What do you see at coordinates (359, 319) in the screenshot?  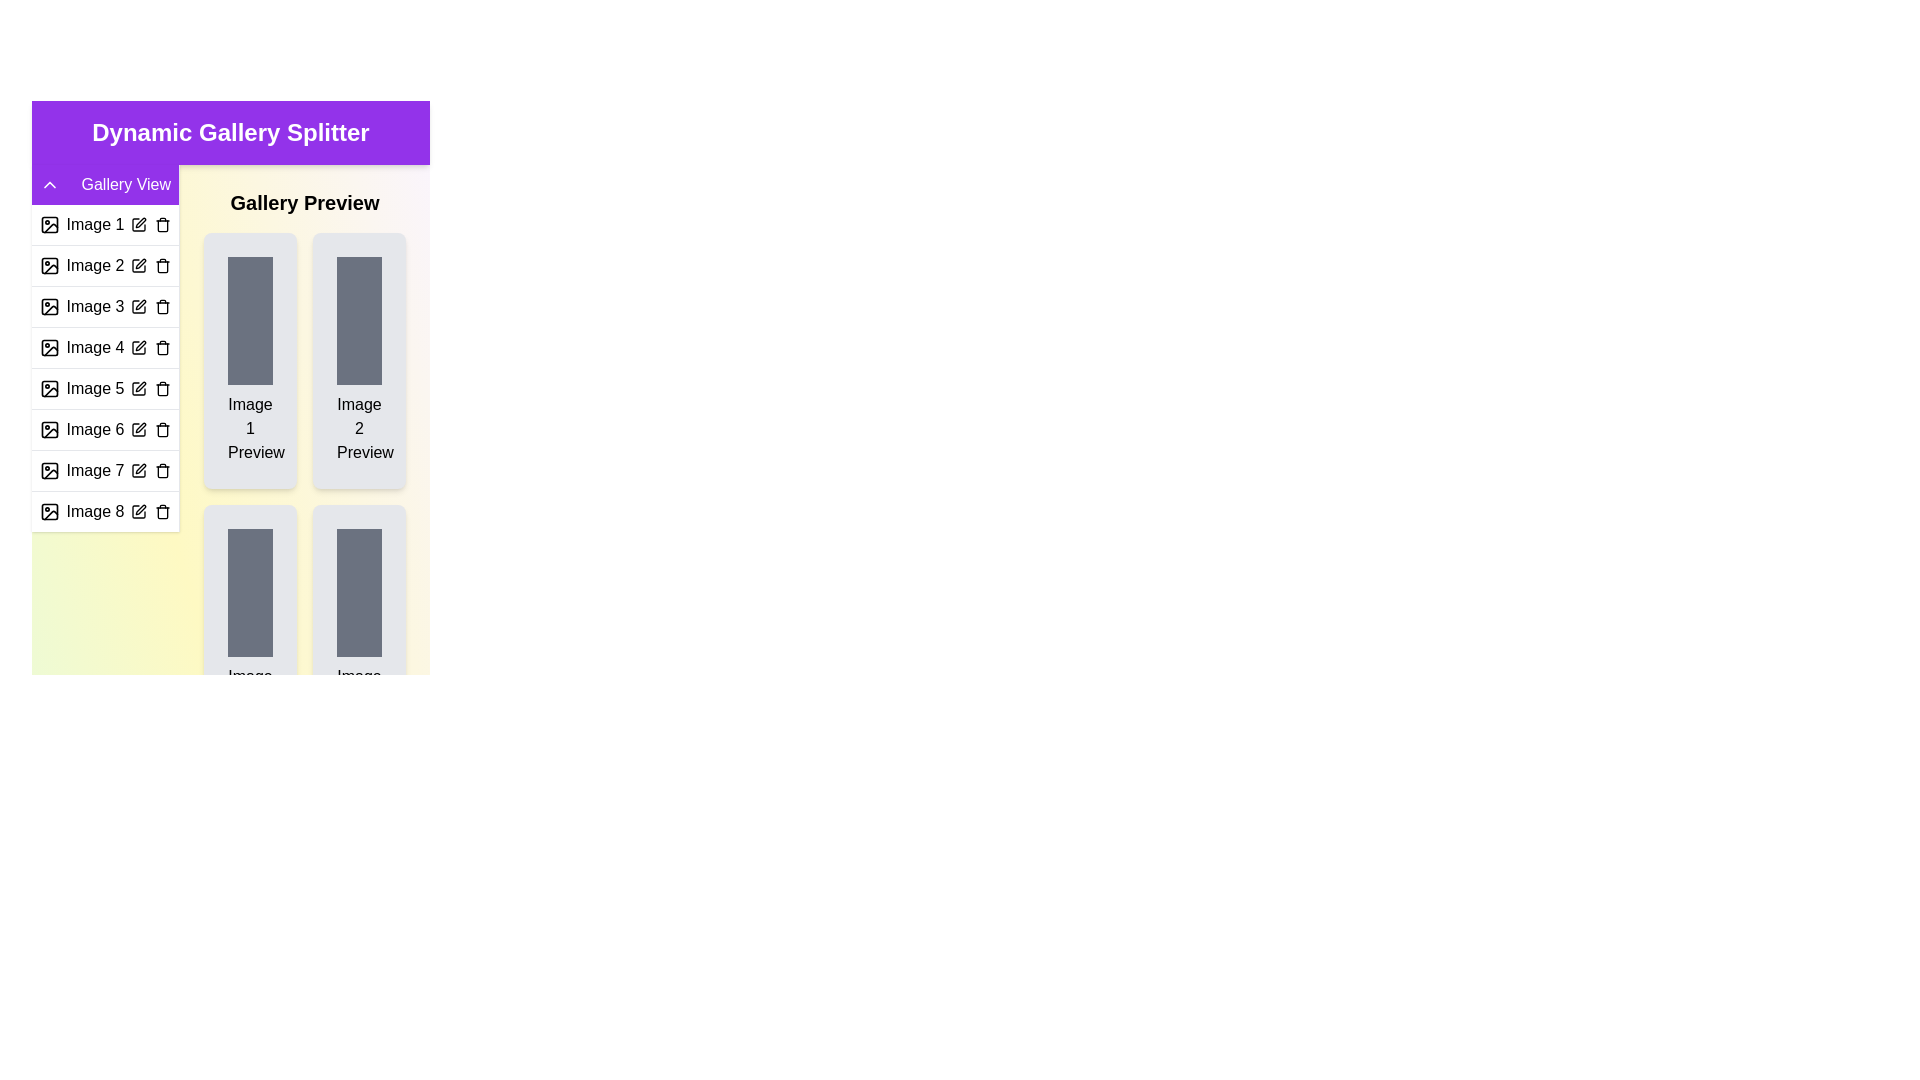 I see `the content or appearance of the gray rectangular visual placeholder located at the top of the 'Image 2 Preview' card in the gallery preview section` at bounding box center [359, 319].